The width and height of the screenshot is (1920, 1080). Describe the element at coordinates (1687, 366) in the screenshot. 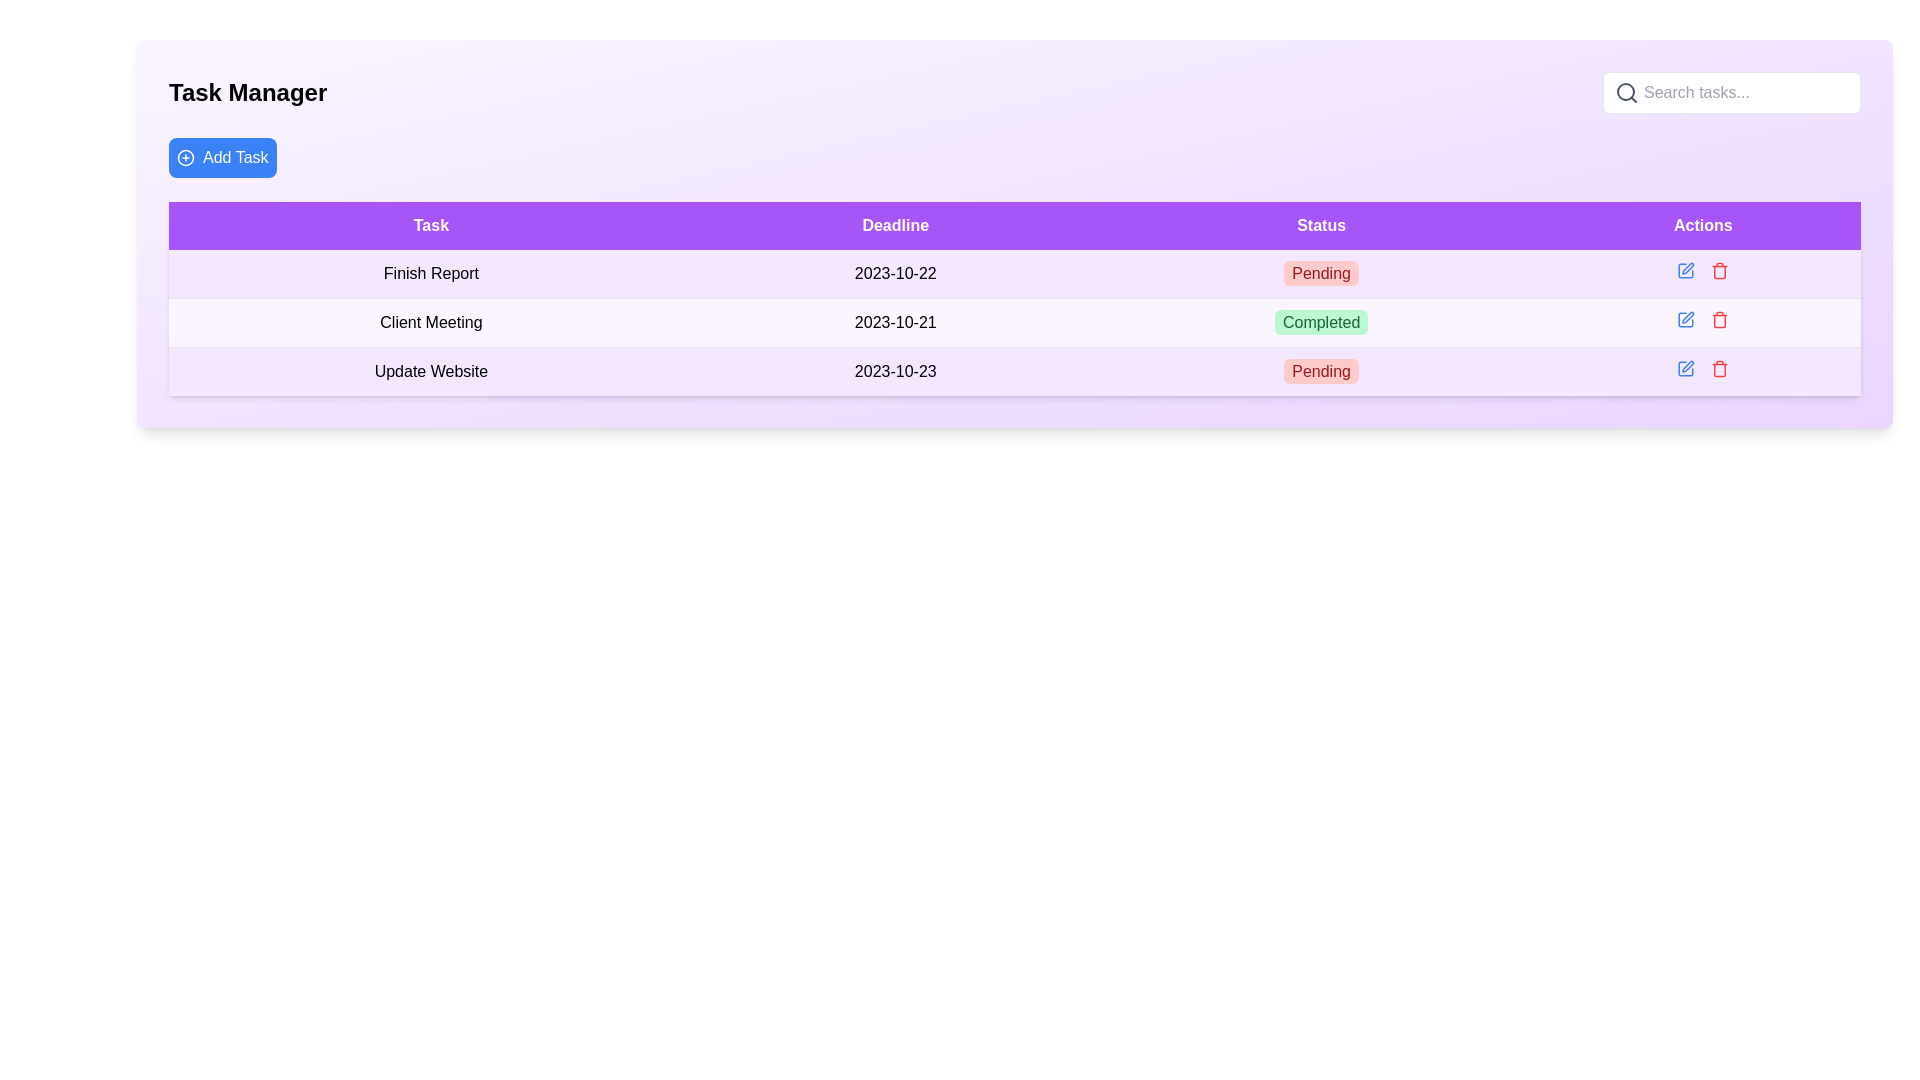

I see `the edit button in the 'Actions' column of the table for the 'Update Website' task to initiate the editing process` at that location.